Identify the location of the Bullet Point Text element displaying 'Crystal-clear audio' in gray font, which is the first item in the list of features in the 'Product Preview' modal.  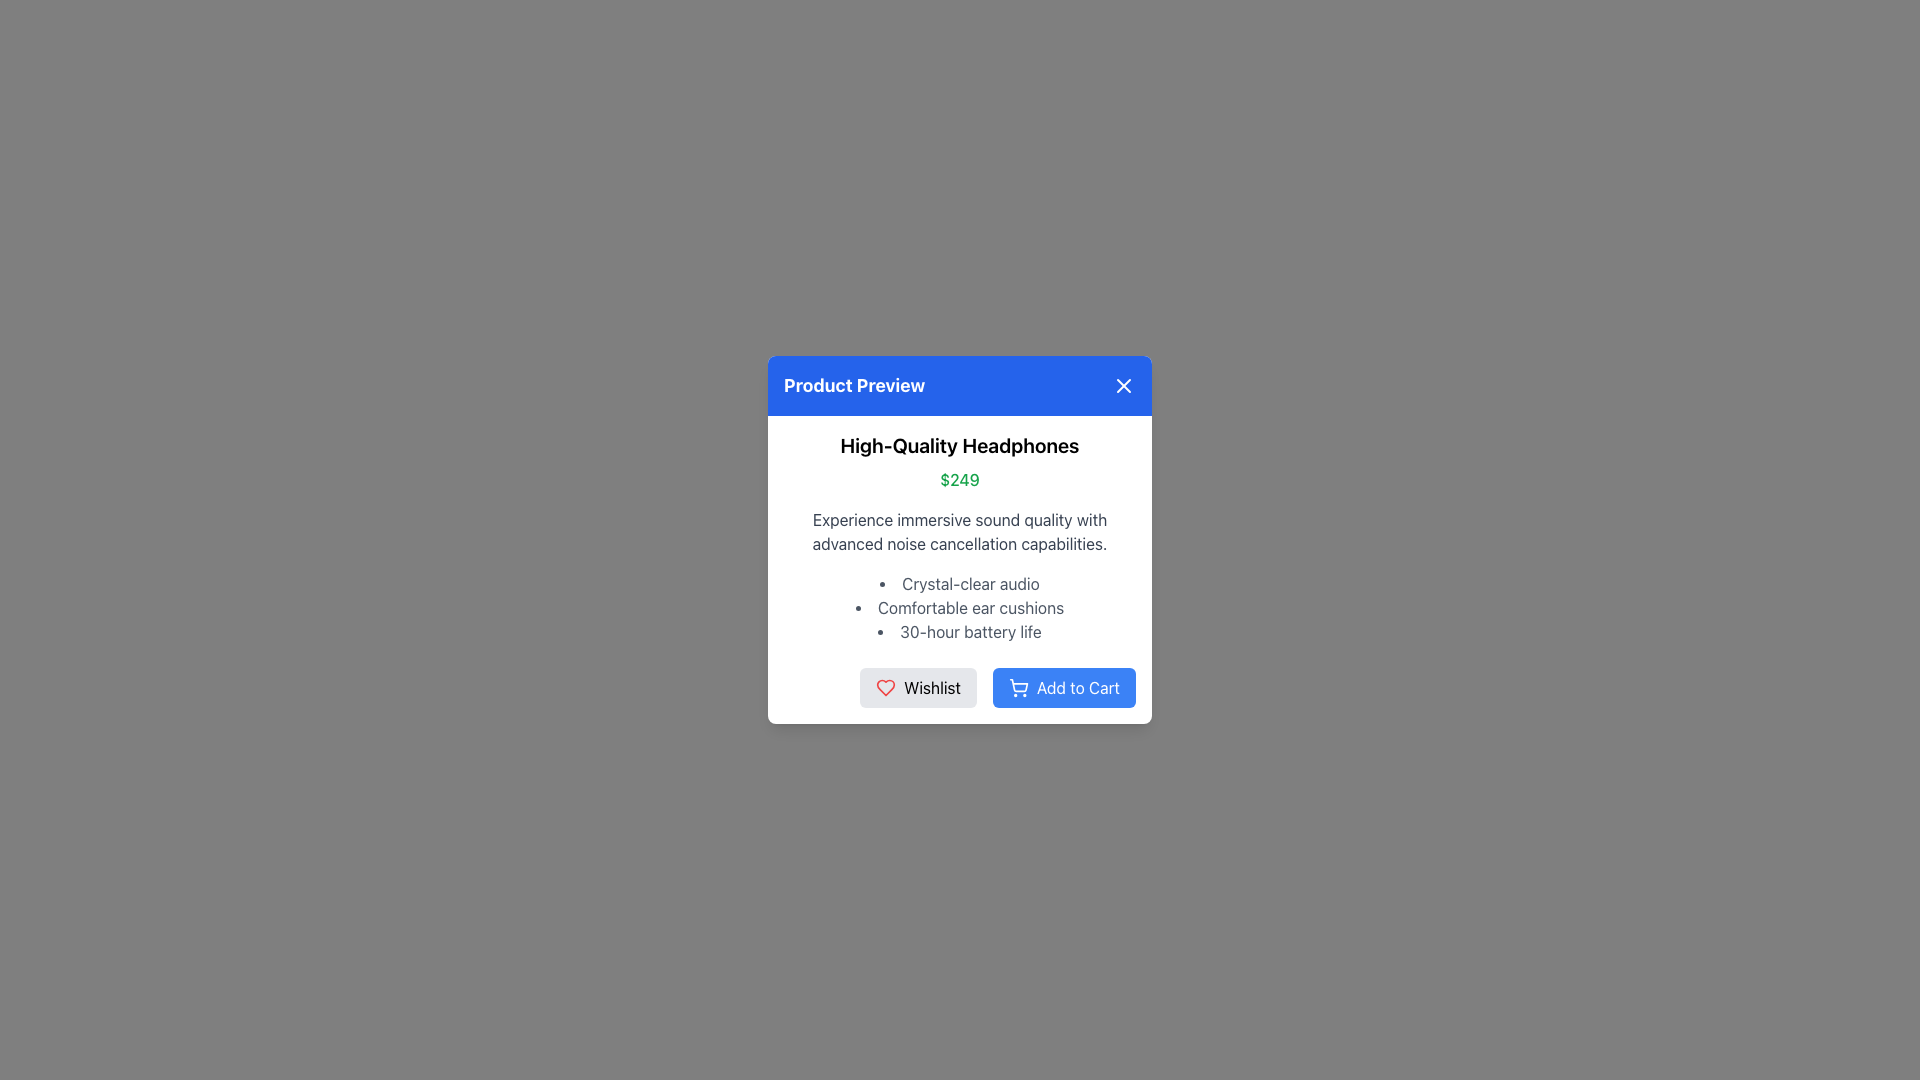
(960, 583).